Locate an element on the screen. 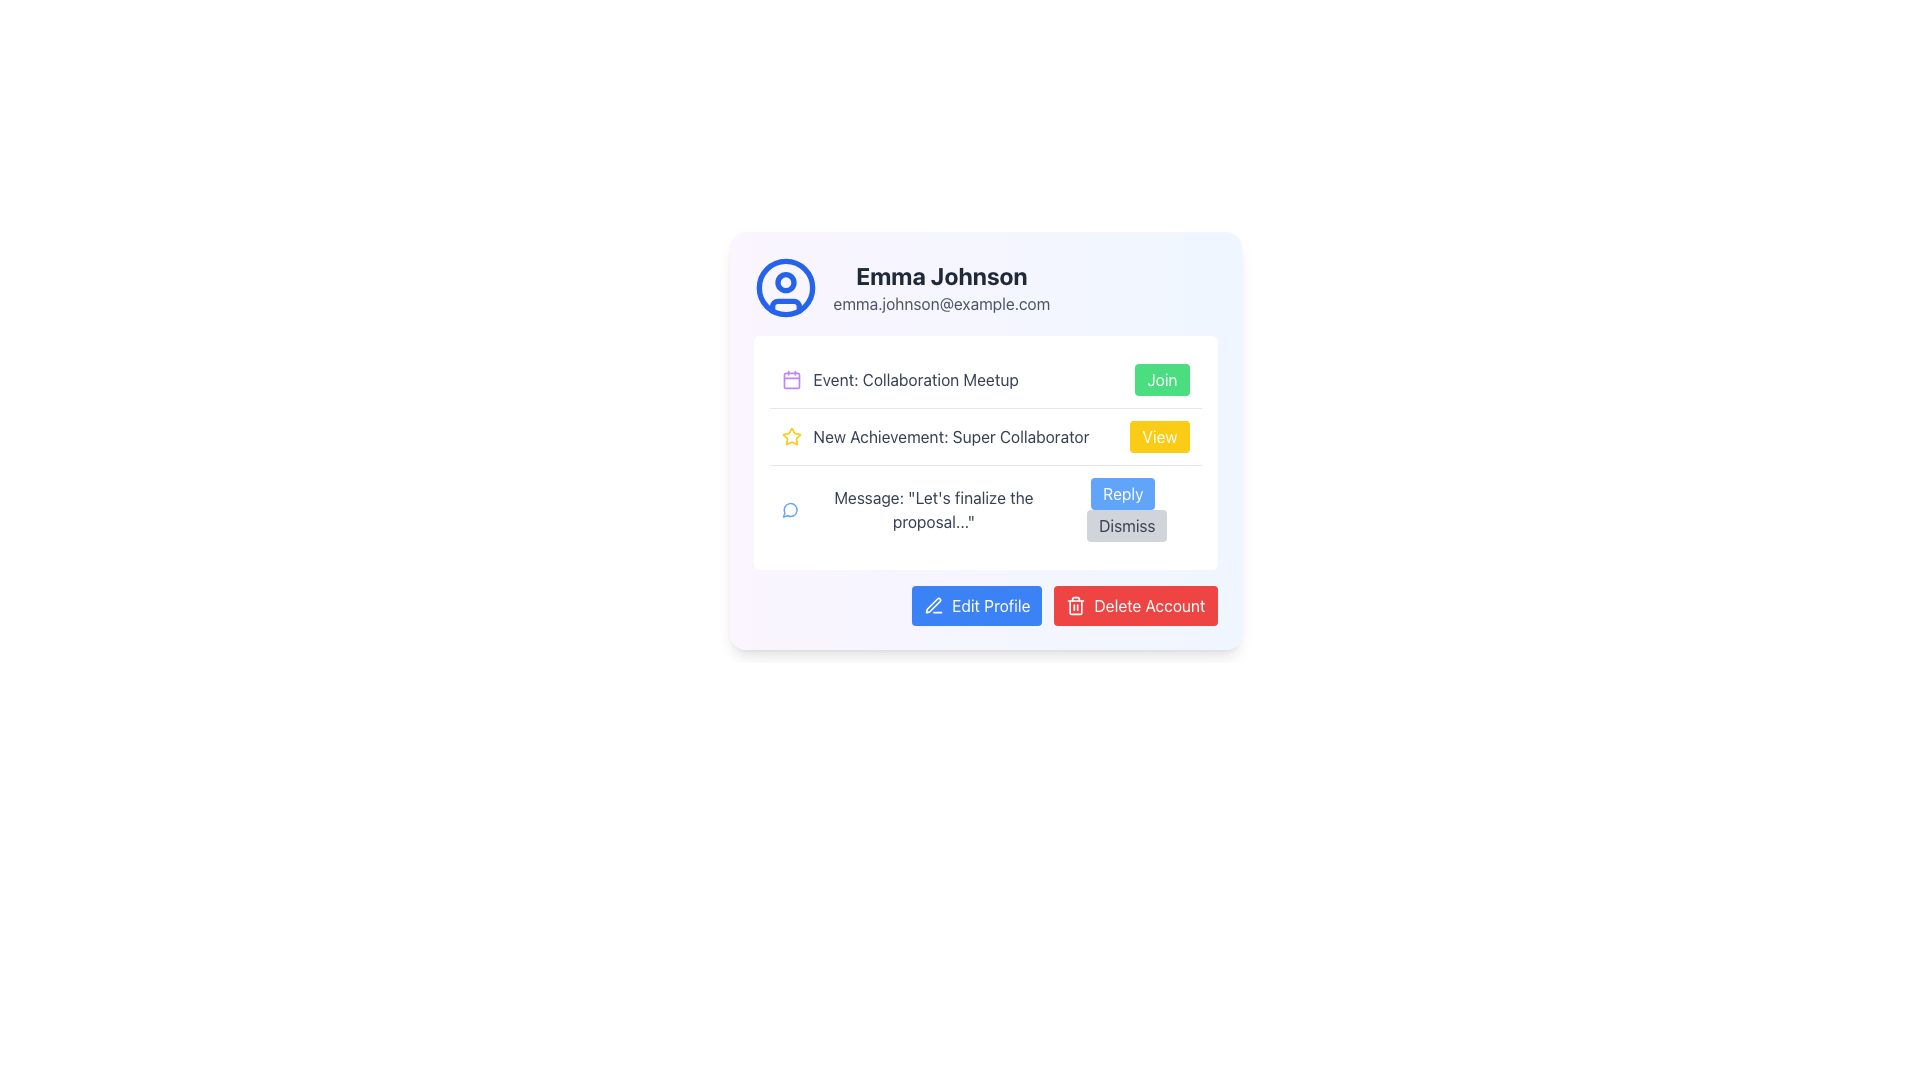 Image resolution: width=1920 pixels, height=1080 pixels. the details of the user profile icon, which is represented by the outermost circle located in the top left section of the modal interface is located at coordinates (784, 288).